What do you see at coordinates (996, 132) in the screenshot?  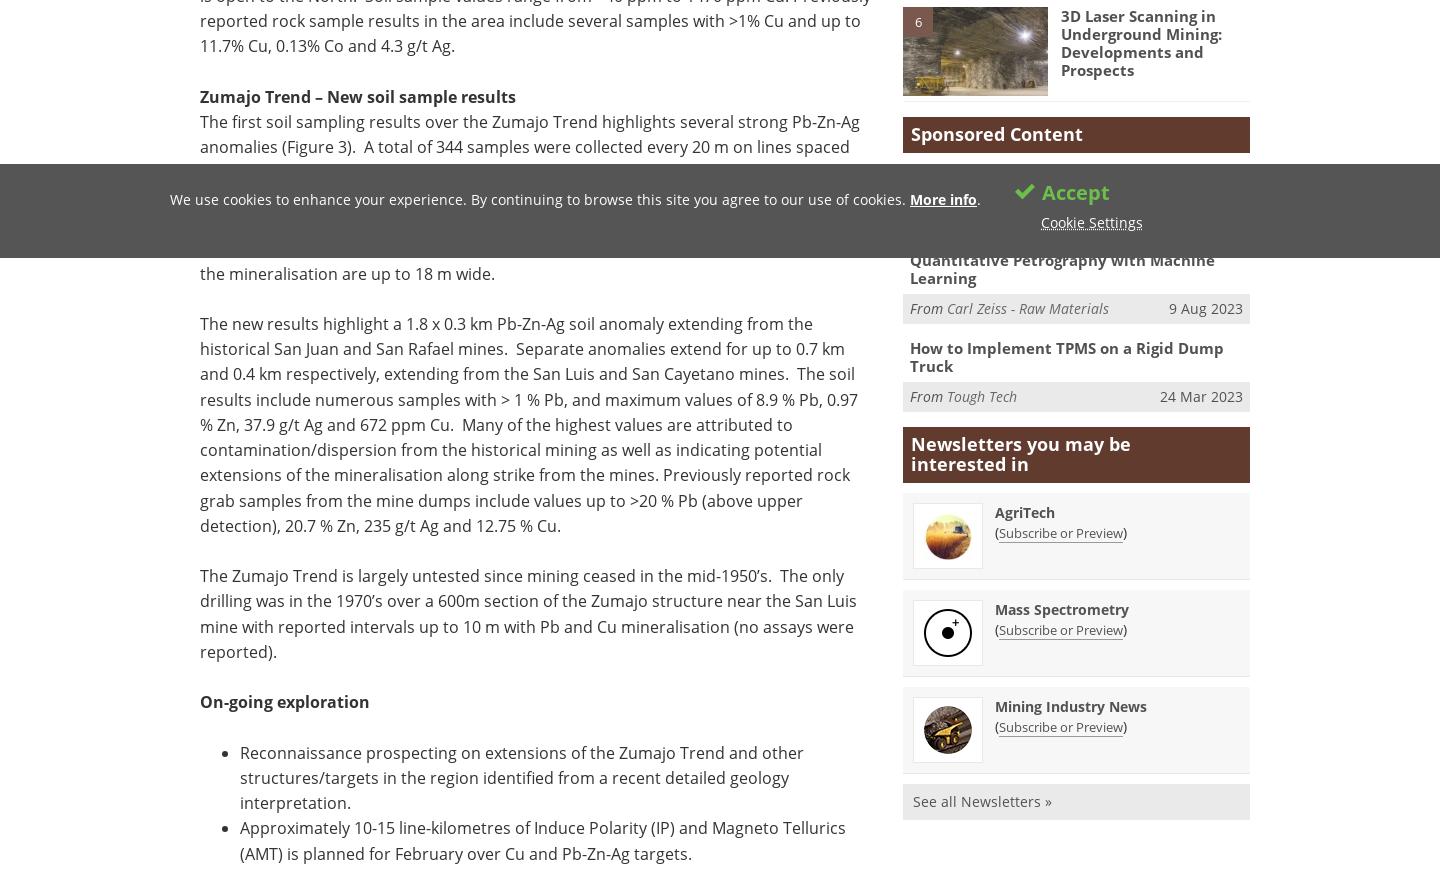 I see `'Sponsored Content'` at bounding box center [996, 132].